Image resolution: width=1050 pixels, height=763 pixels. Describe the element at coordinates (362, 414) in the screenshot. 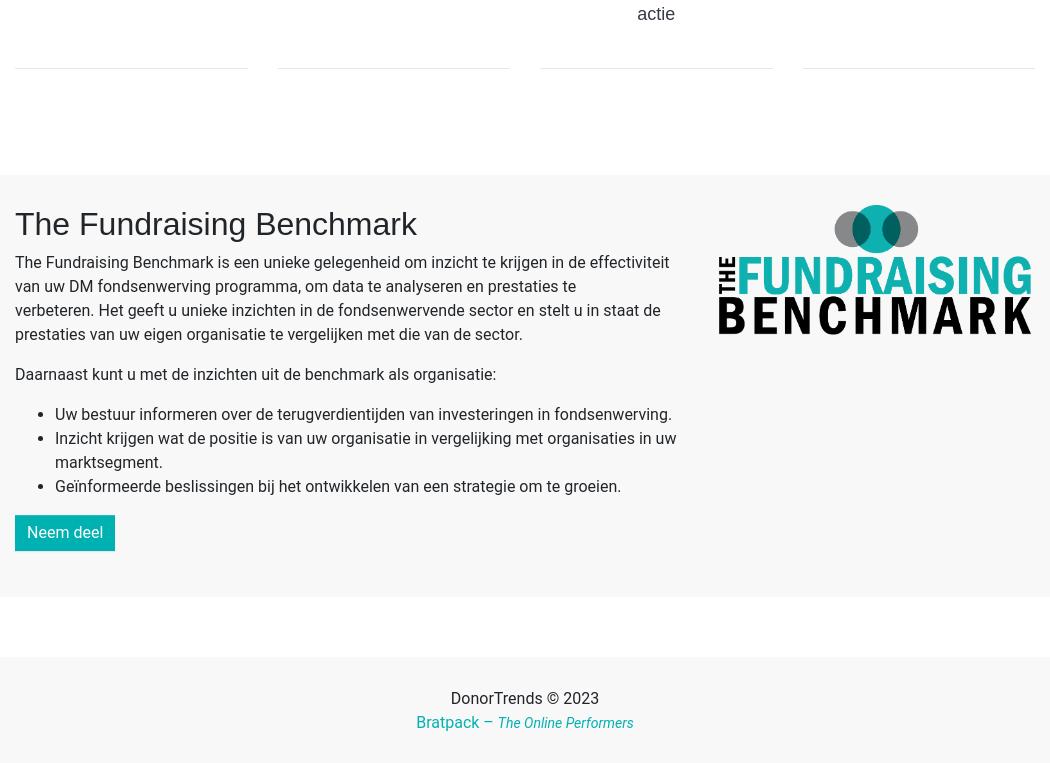

I see `'Uw bestuur informeren over de terugverdientijden van investeringen in fondsenwerving.'` at that location.